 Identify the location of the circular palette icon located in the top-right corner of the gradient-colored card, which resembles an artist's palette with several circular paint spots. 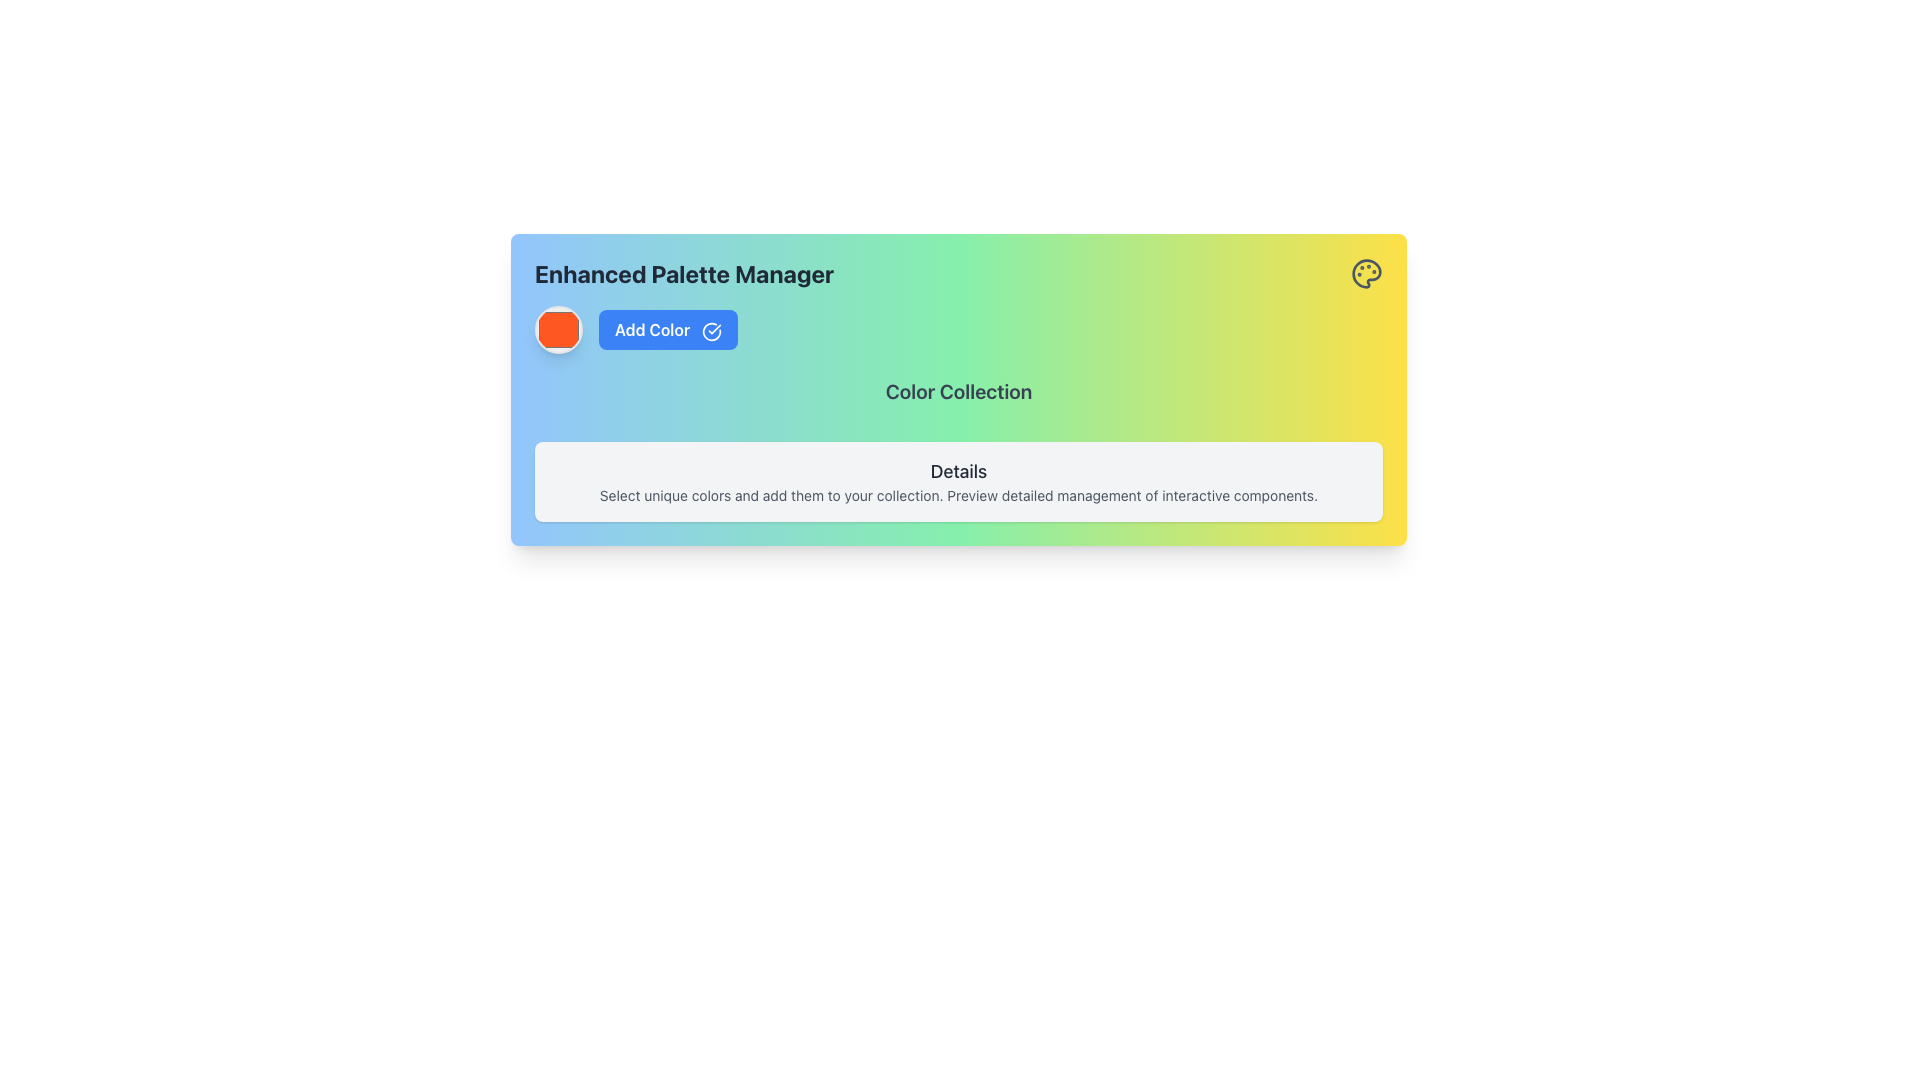
(1366, 273).